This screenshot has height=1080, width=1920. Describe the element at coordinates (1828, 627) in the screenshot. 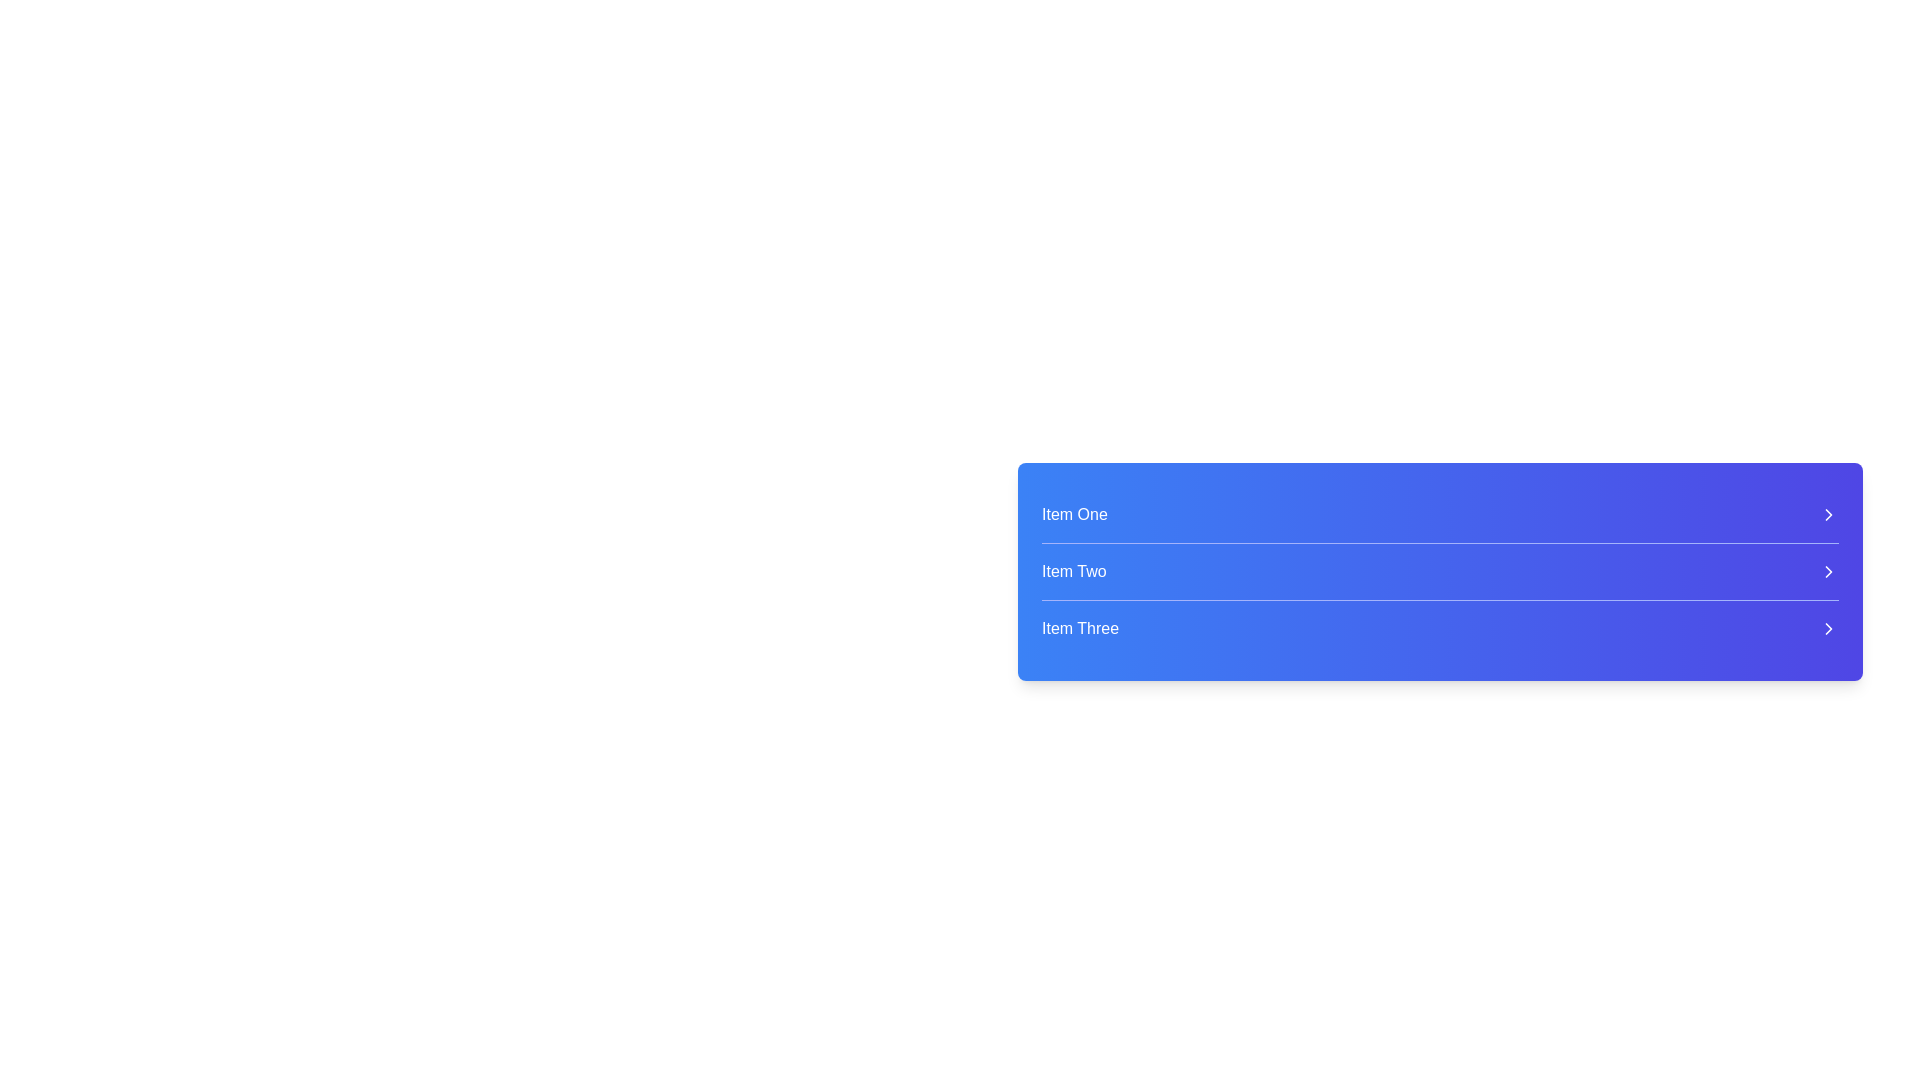

I see `the chevron icon located to the right of the 'Item Three' text in the vertical list-style menu` at that location.